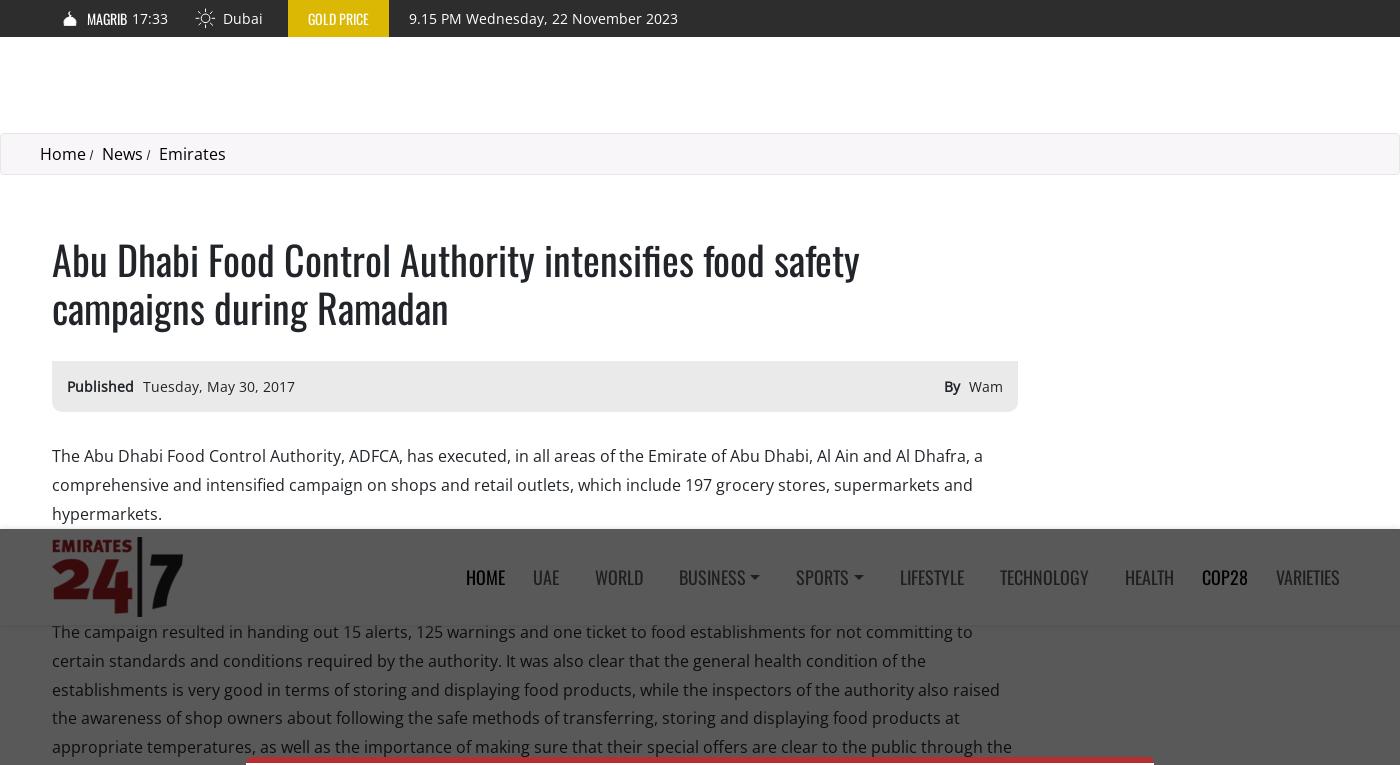 The width and height of the screenshot is (1400, 765). I want to click on 'COP28', so click(1225, 46).